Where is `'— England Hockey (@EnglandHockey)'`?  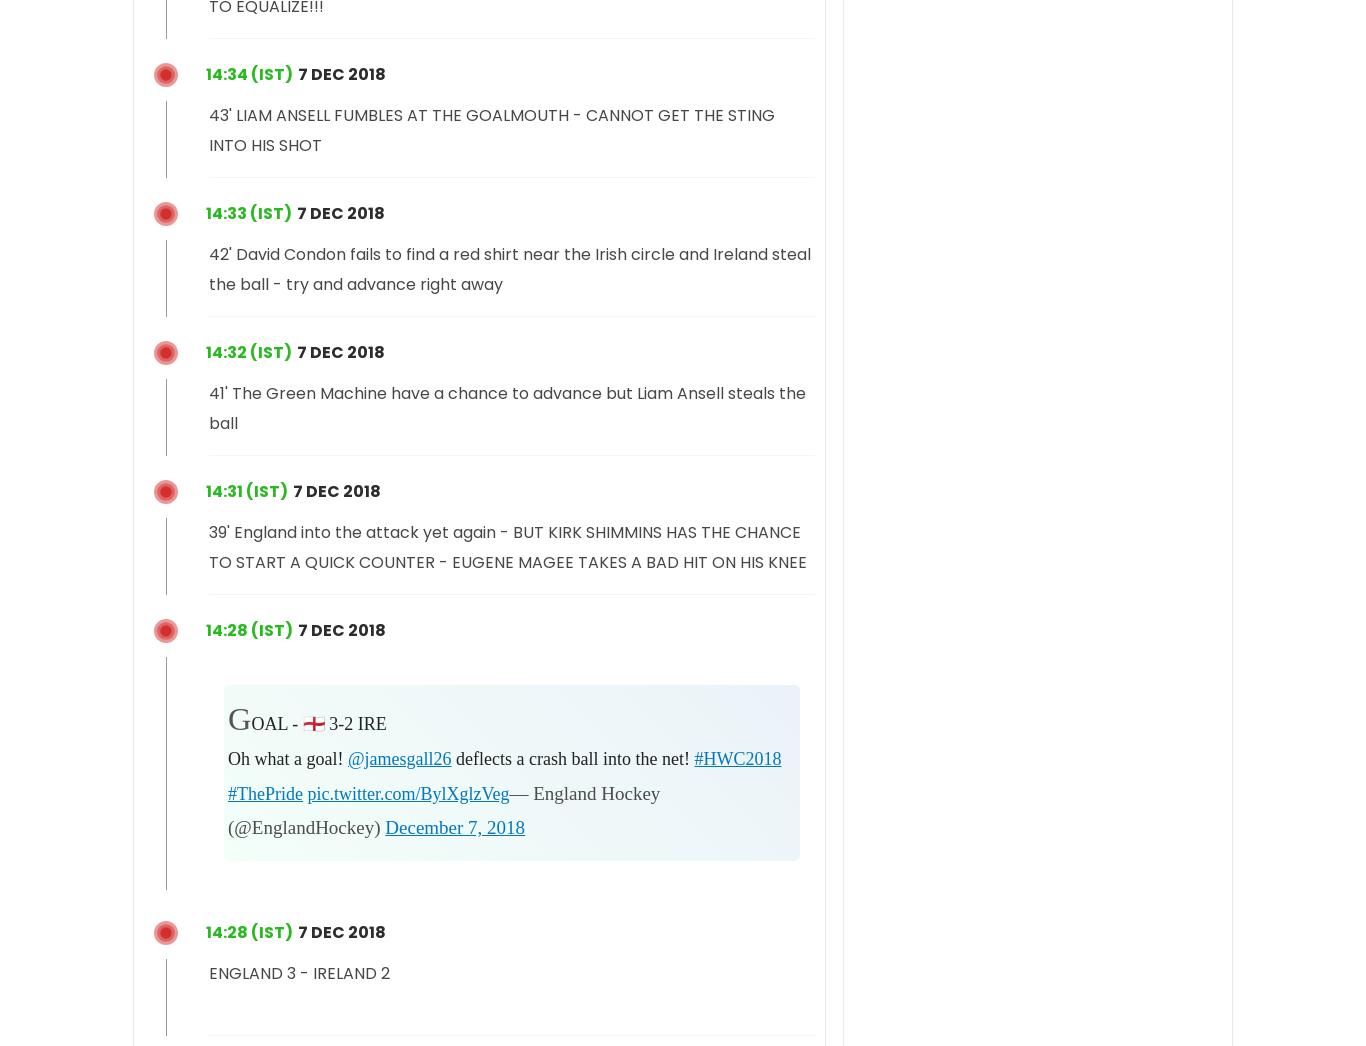 '— England Hockey (@EnglandHockey)' is located at coordinates (442, 810).